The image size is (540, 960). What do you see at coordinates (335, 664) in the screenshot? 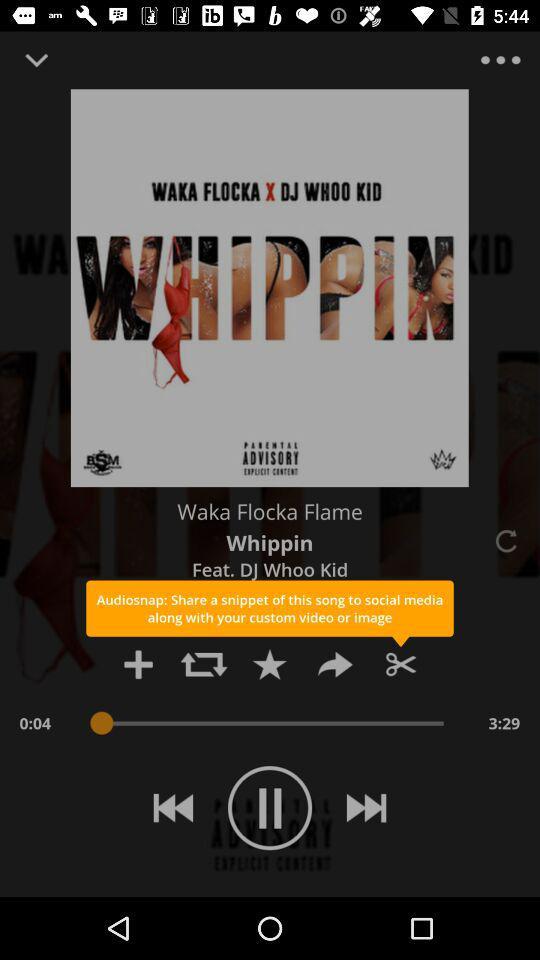
I see `the share icon` at bounding box center [335, 664].